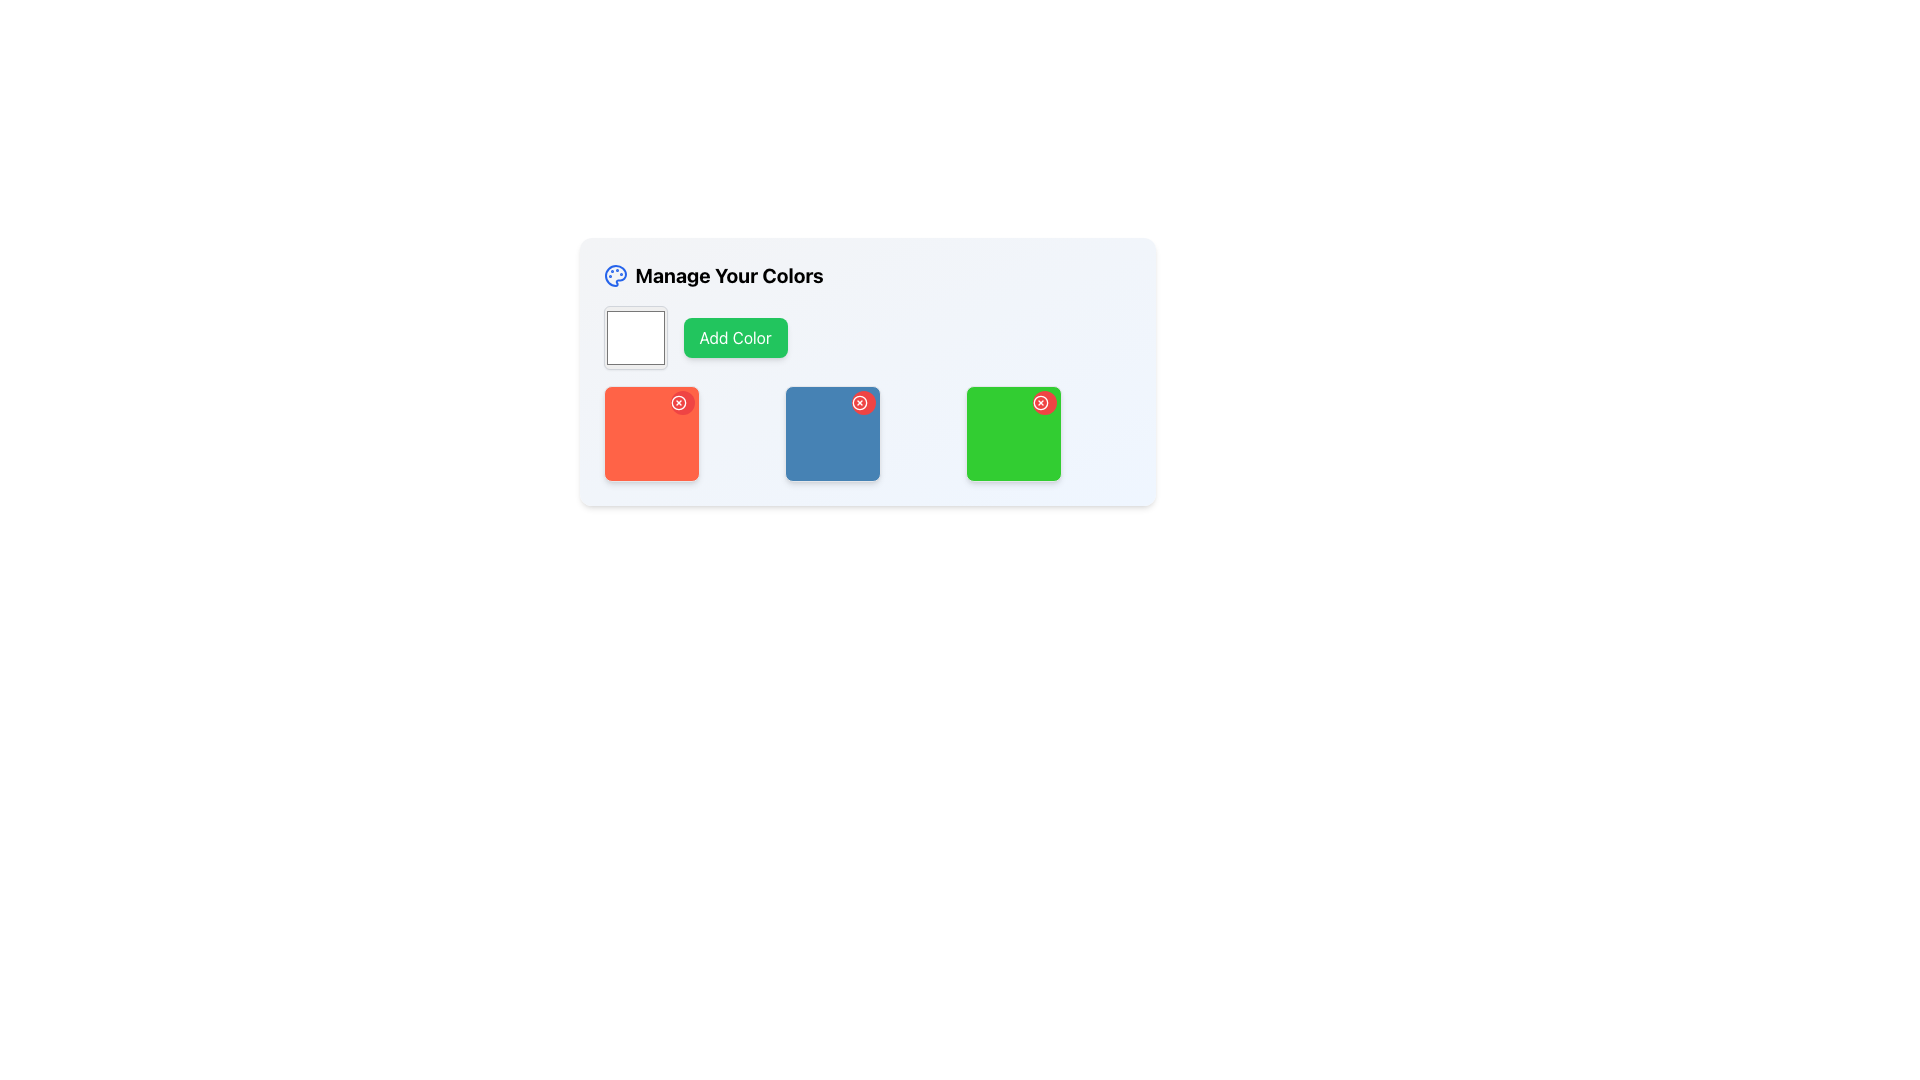 This screenshot has height=1080, width=1920. What do you see at coordinates (614, 276) in the screenshot?
I see `the palette icon with a blue outline that introduces the 'Manage Your Colors' functionality, located above the color management options` at bounding box center [614, 276].